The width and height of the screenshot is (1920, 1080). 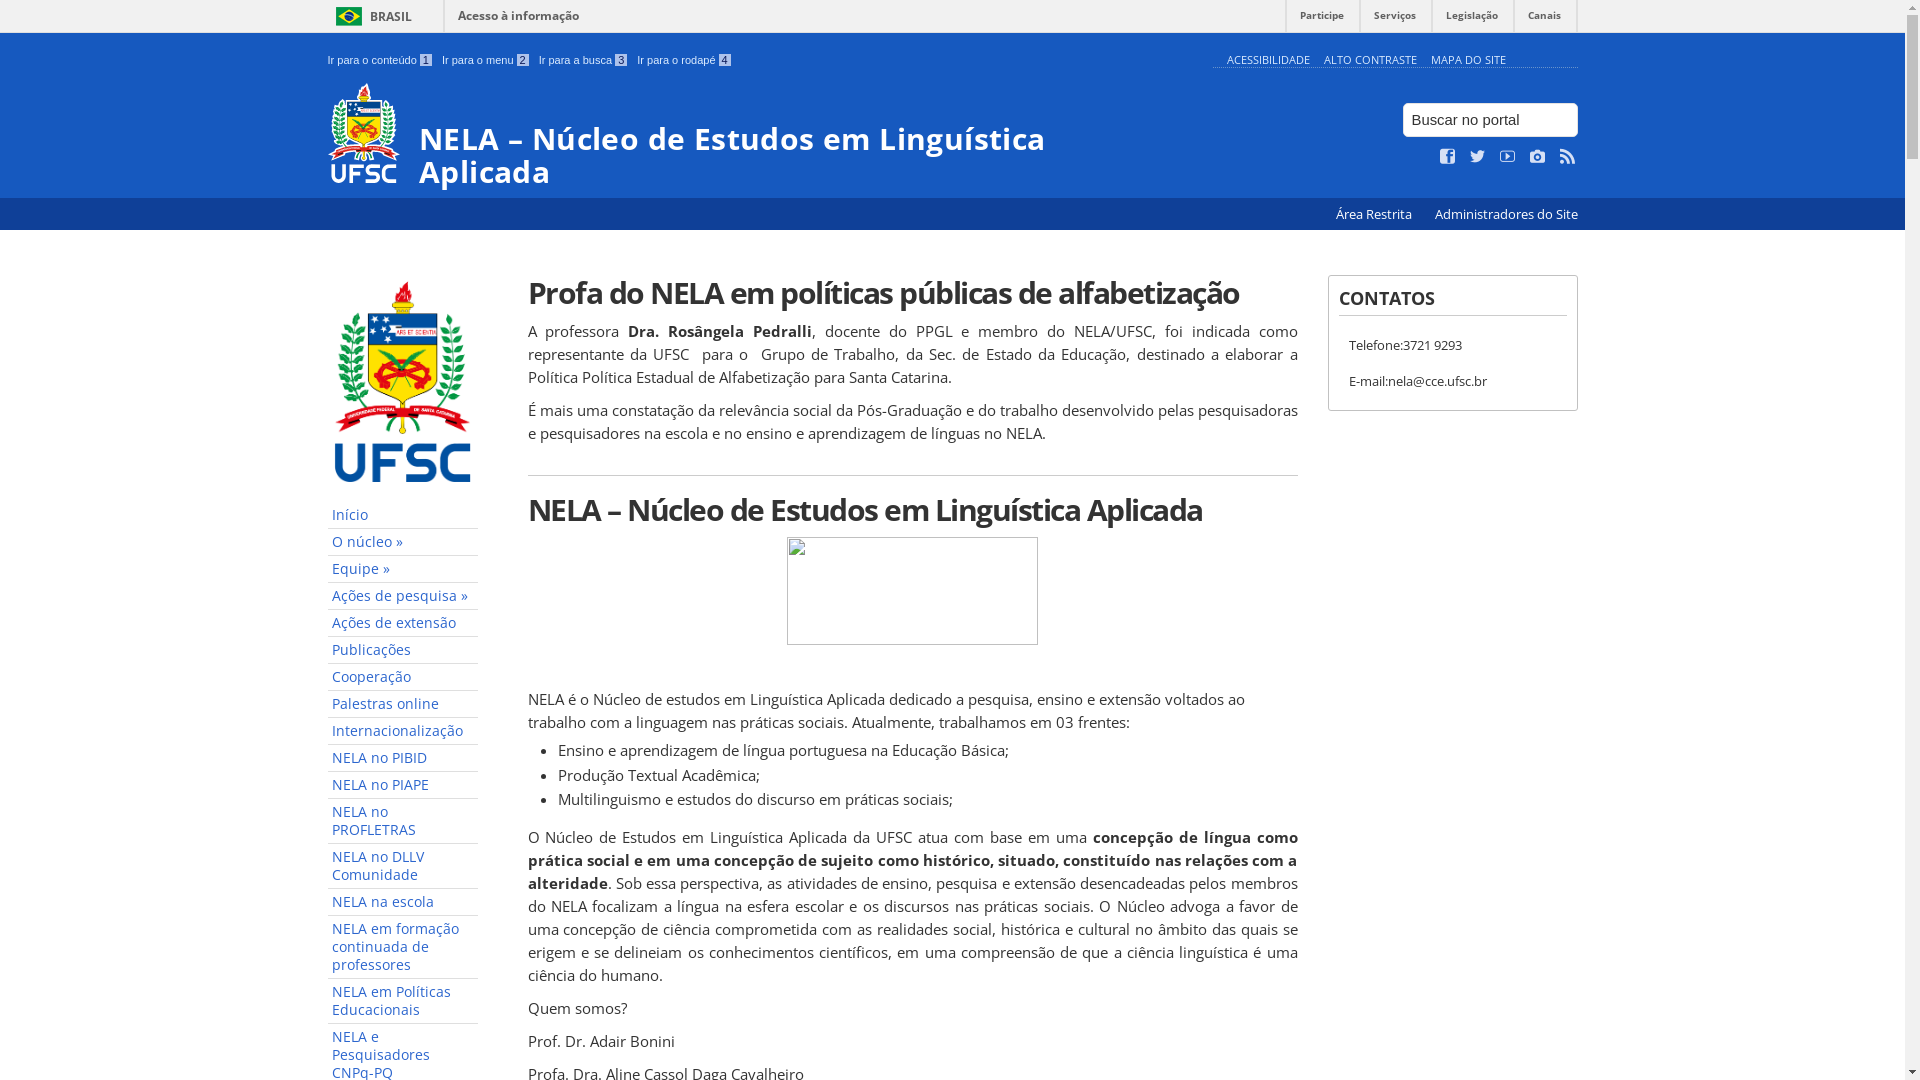 I want to click on 'Ir para a busca 3', so click(x=582, y=59).